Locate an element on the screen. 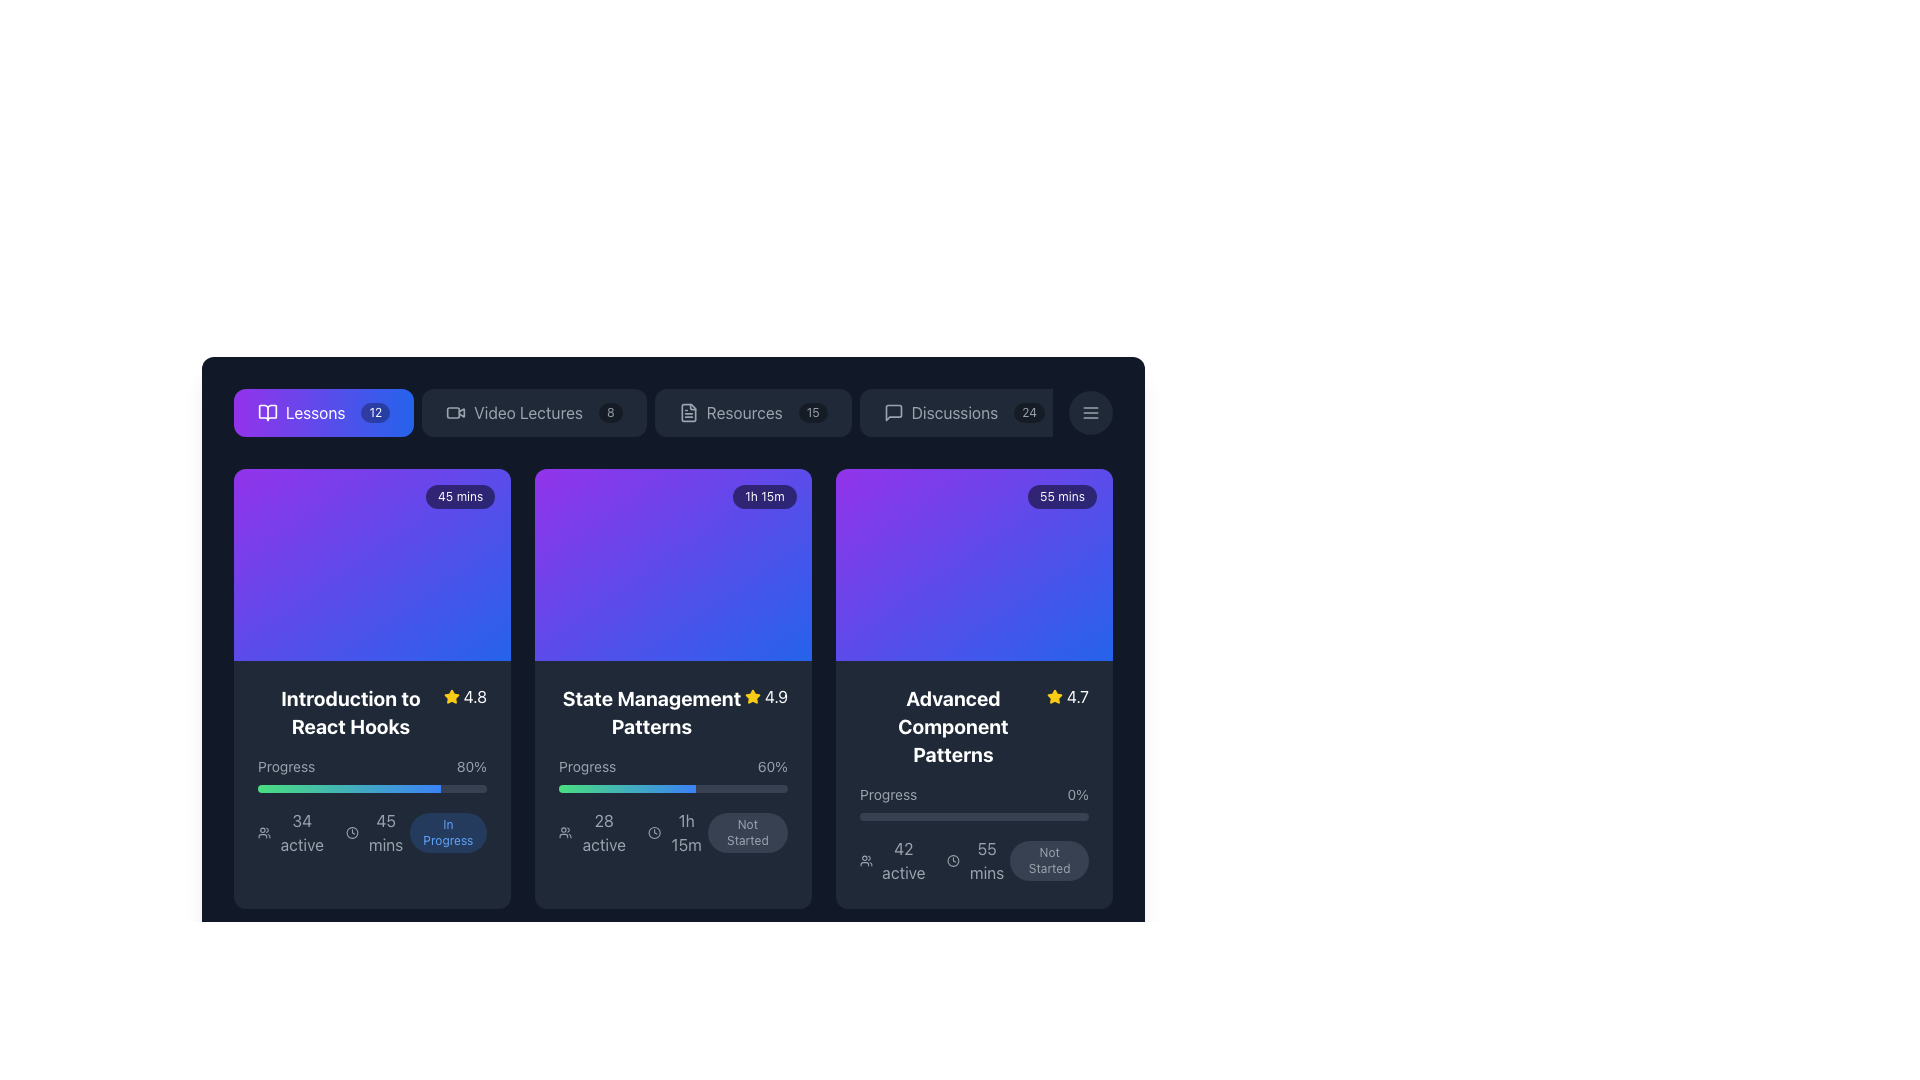 This screenshot has height=1080, width=1920. the rating value displayed by the text label associated with the 'State Management Patterns' card, positioned at the bottom section of the card in the middle column is located at coordinates (775, 696).